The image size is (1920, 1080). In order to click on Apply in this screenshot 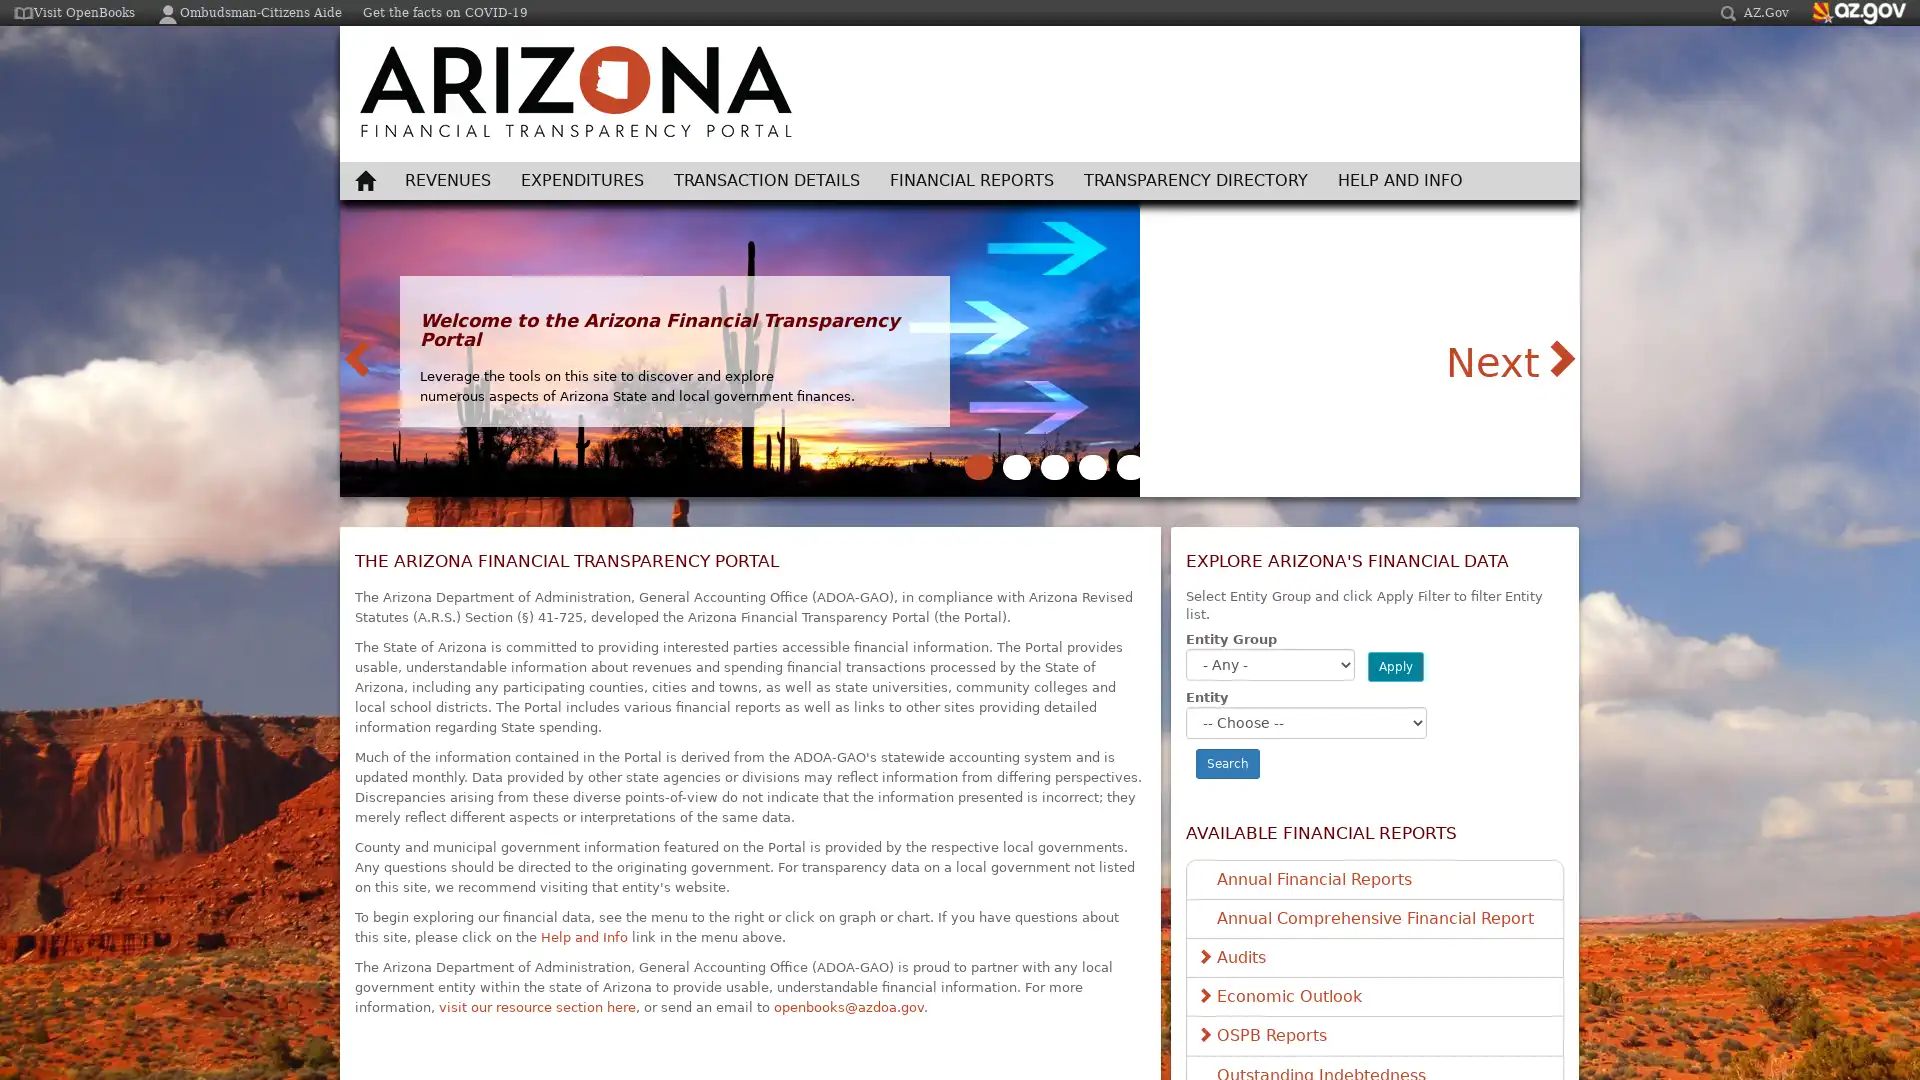, I will do `click(1394, 667)`.